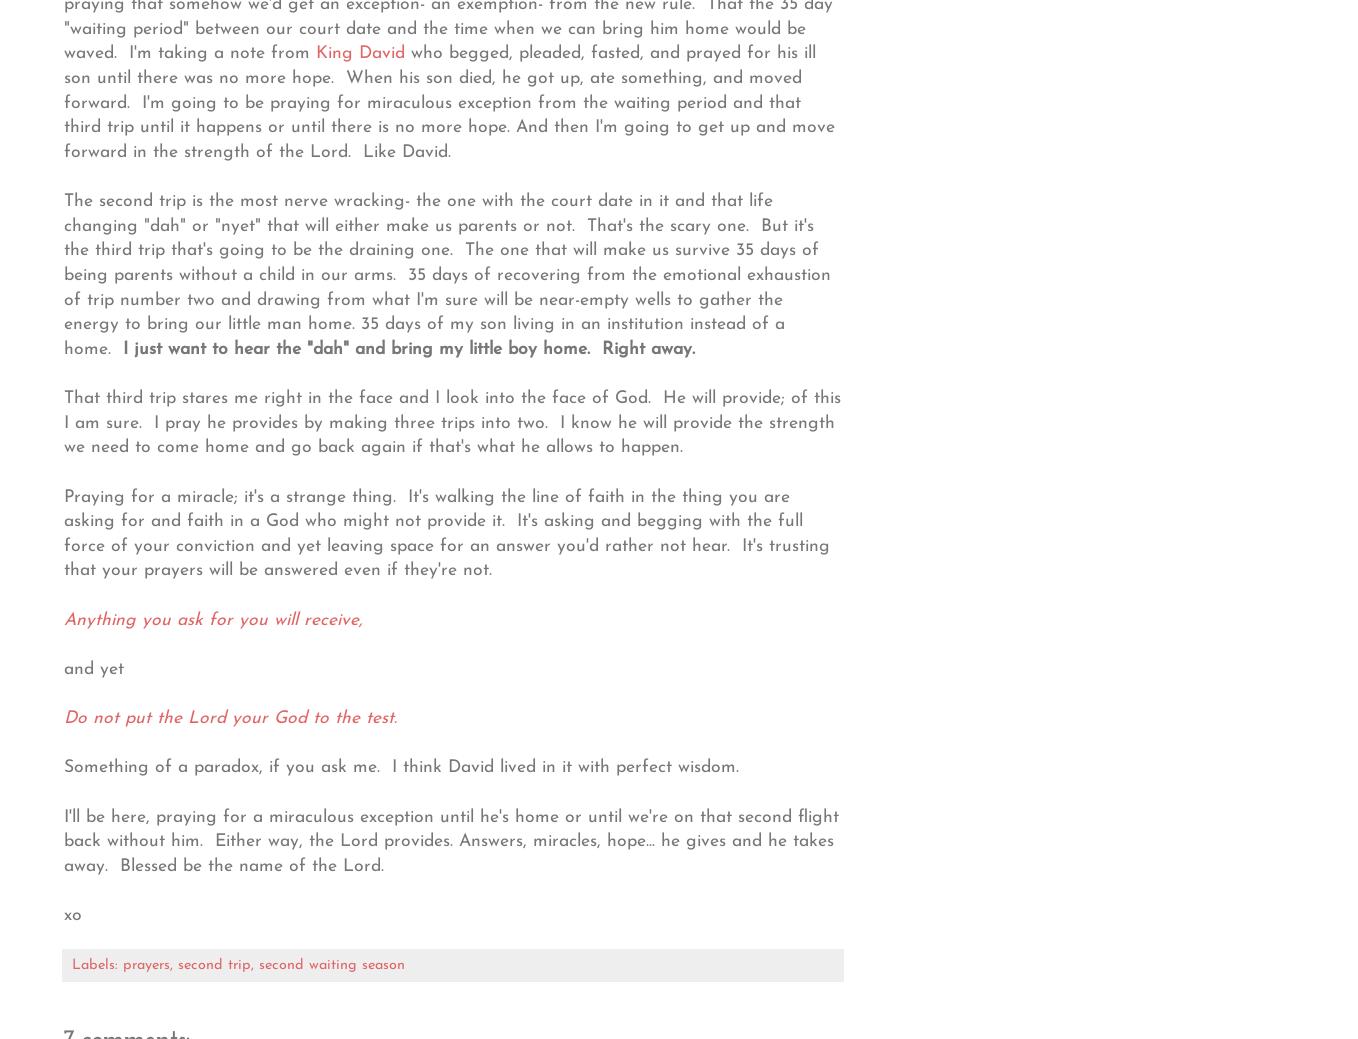  I want to click on 'prayers', so click(146, 964).